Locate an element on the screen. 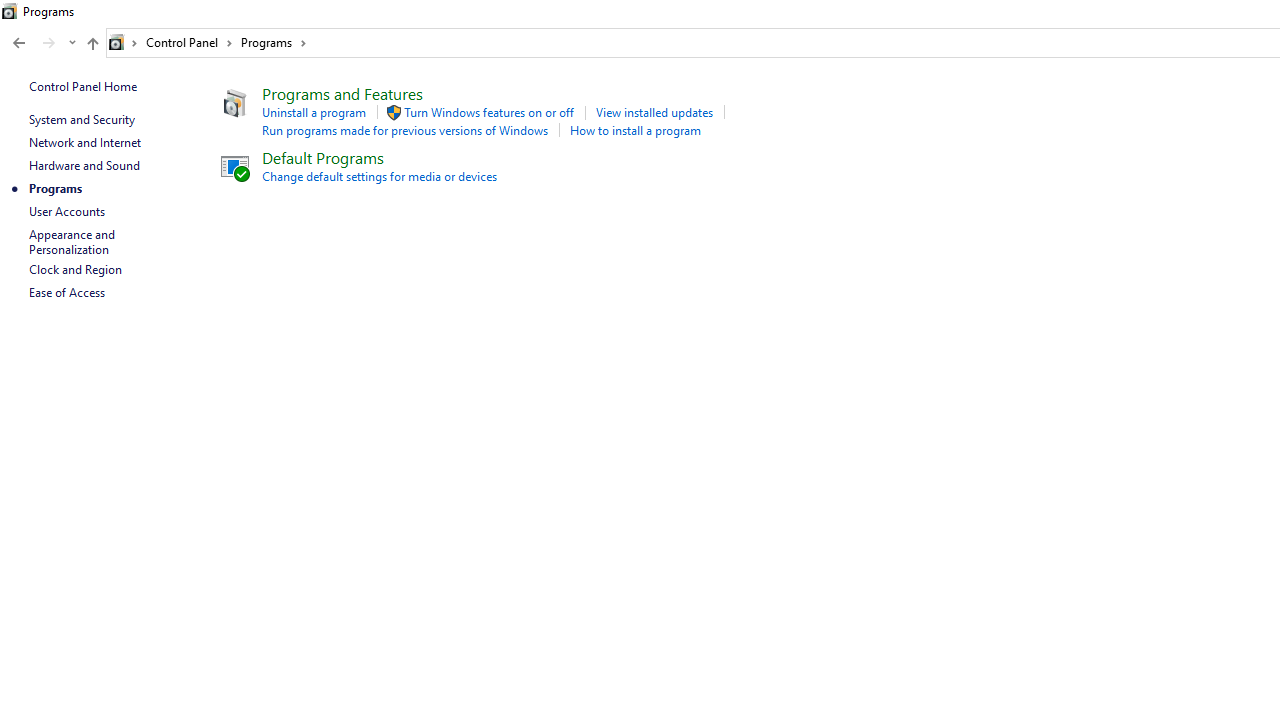  'System' is located at coordinates (10, 11).